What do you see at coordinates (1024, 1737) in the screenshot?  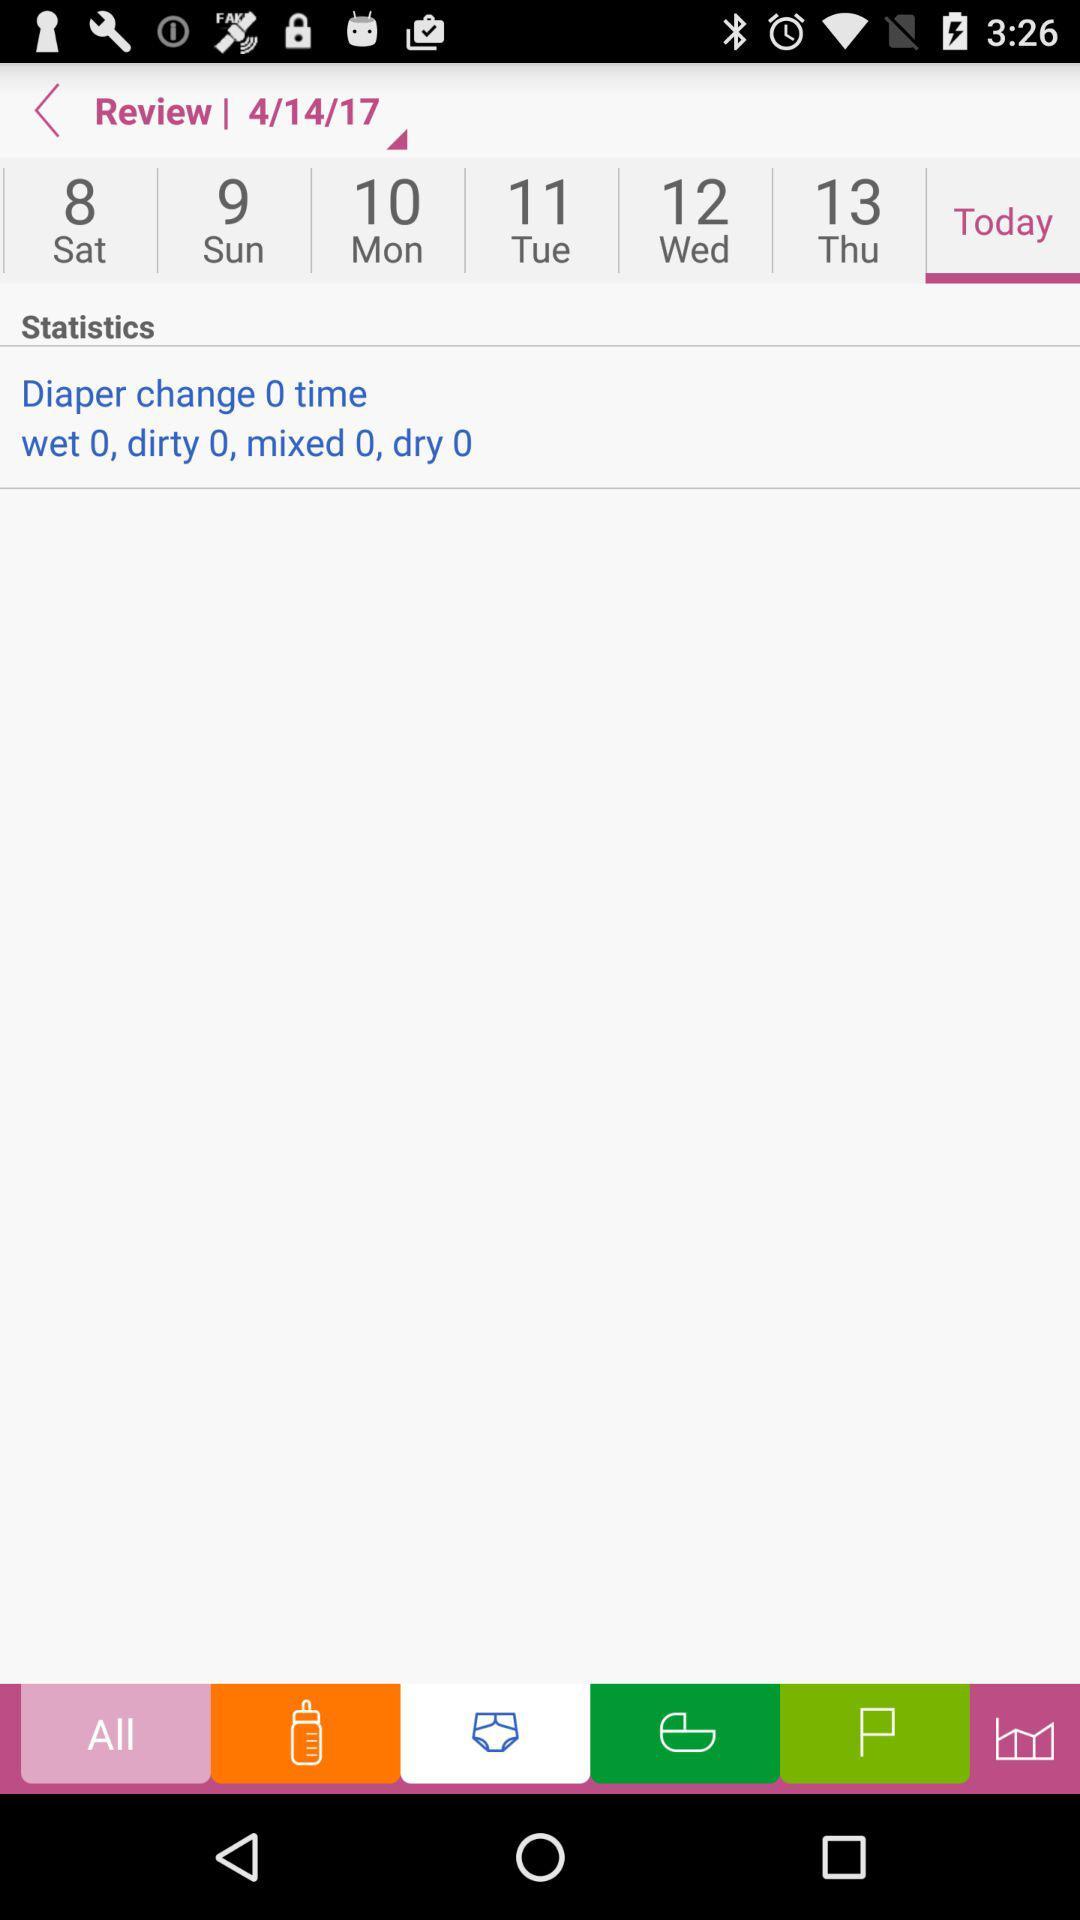 I see `chart option` at bounding box center [1024, 1737].